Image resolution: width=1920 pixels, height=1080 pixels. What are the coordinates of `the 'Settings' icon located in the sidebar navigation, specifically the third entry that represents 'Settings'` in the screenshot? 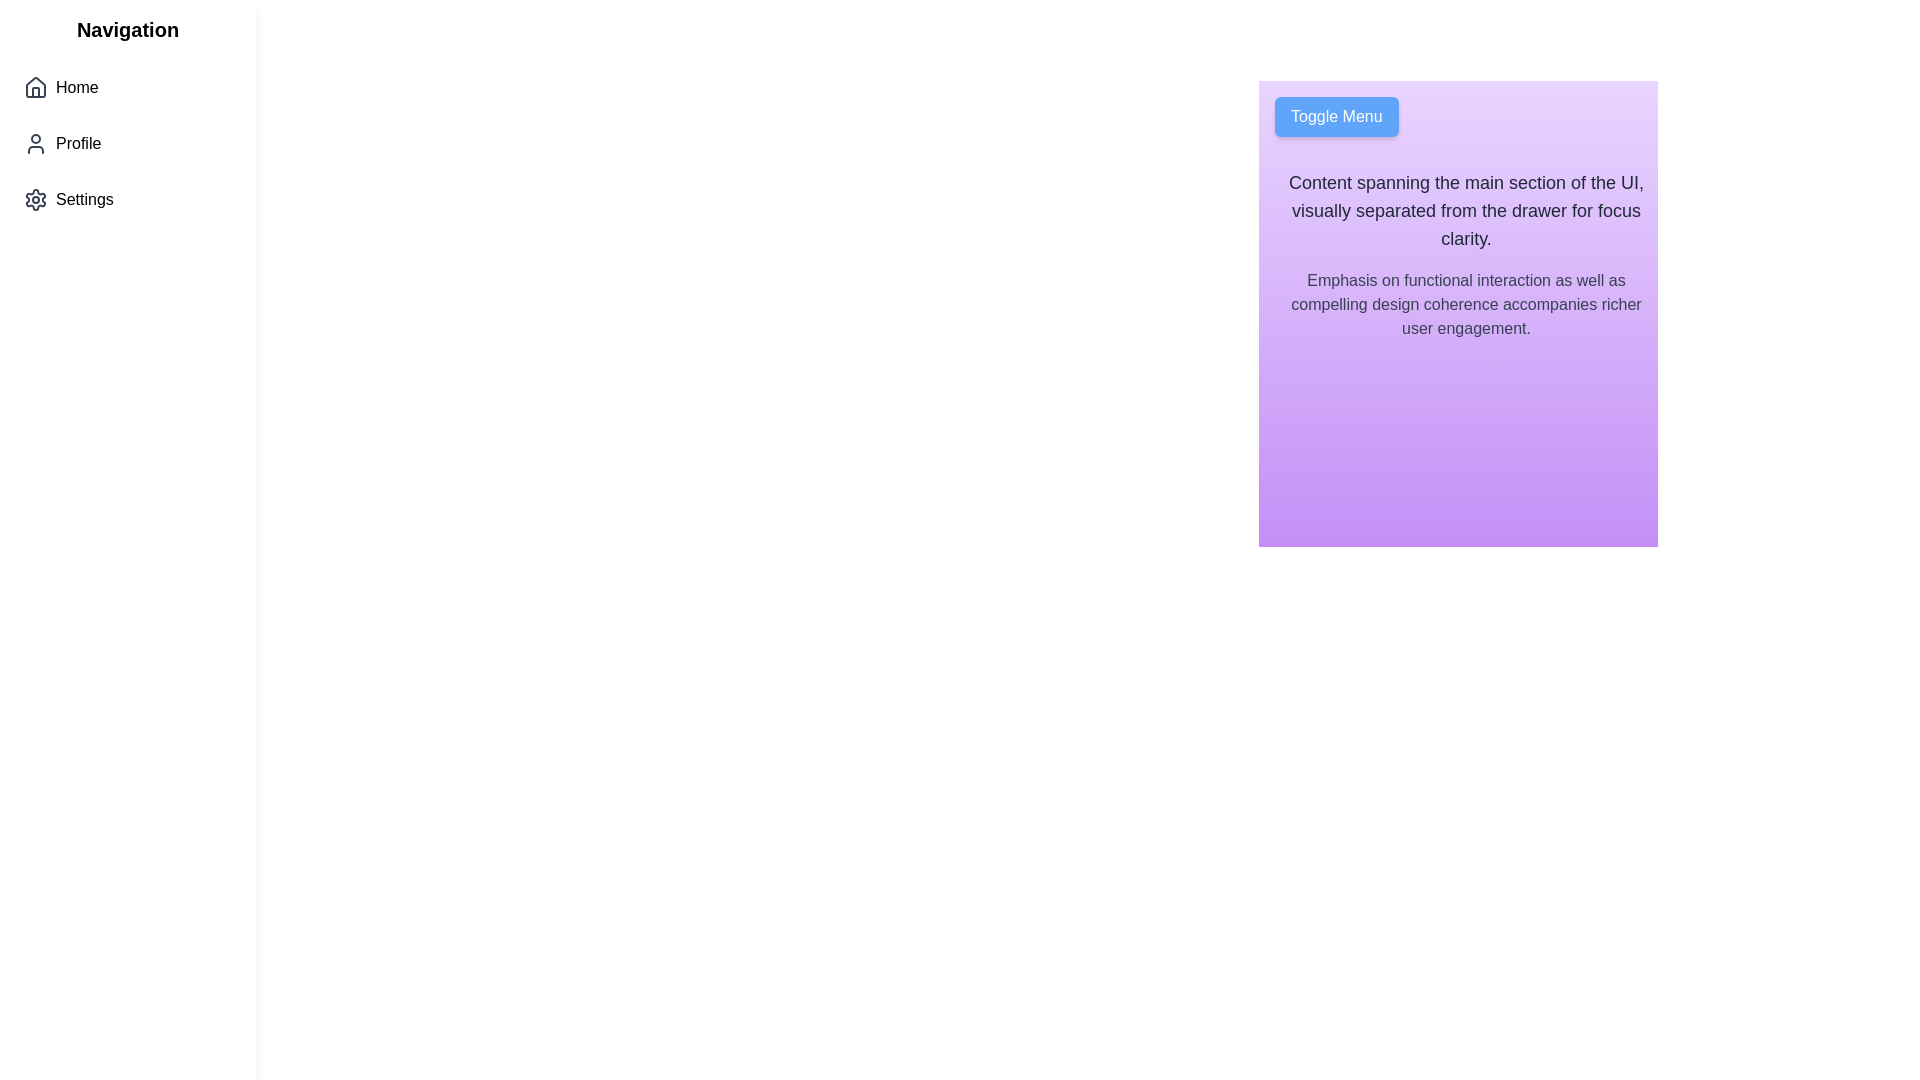 It's located at (35, 200).